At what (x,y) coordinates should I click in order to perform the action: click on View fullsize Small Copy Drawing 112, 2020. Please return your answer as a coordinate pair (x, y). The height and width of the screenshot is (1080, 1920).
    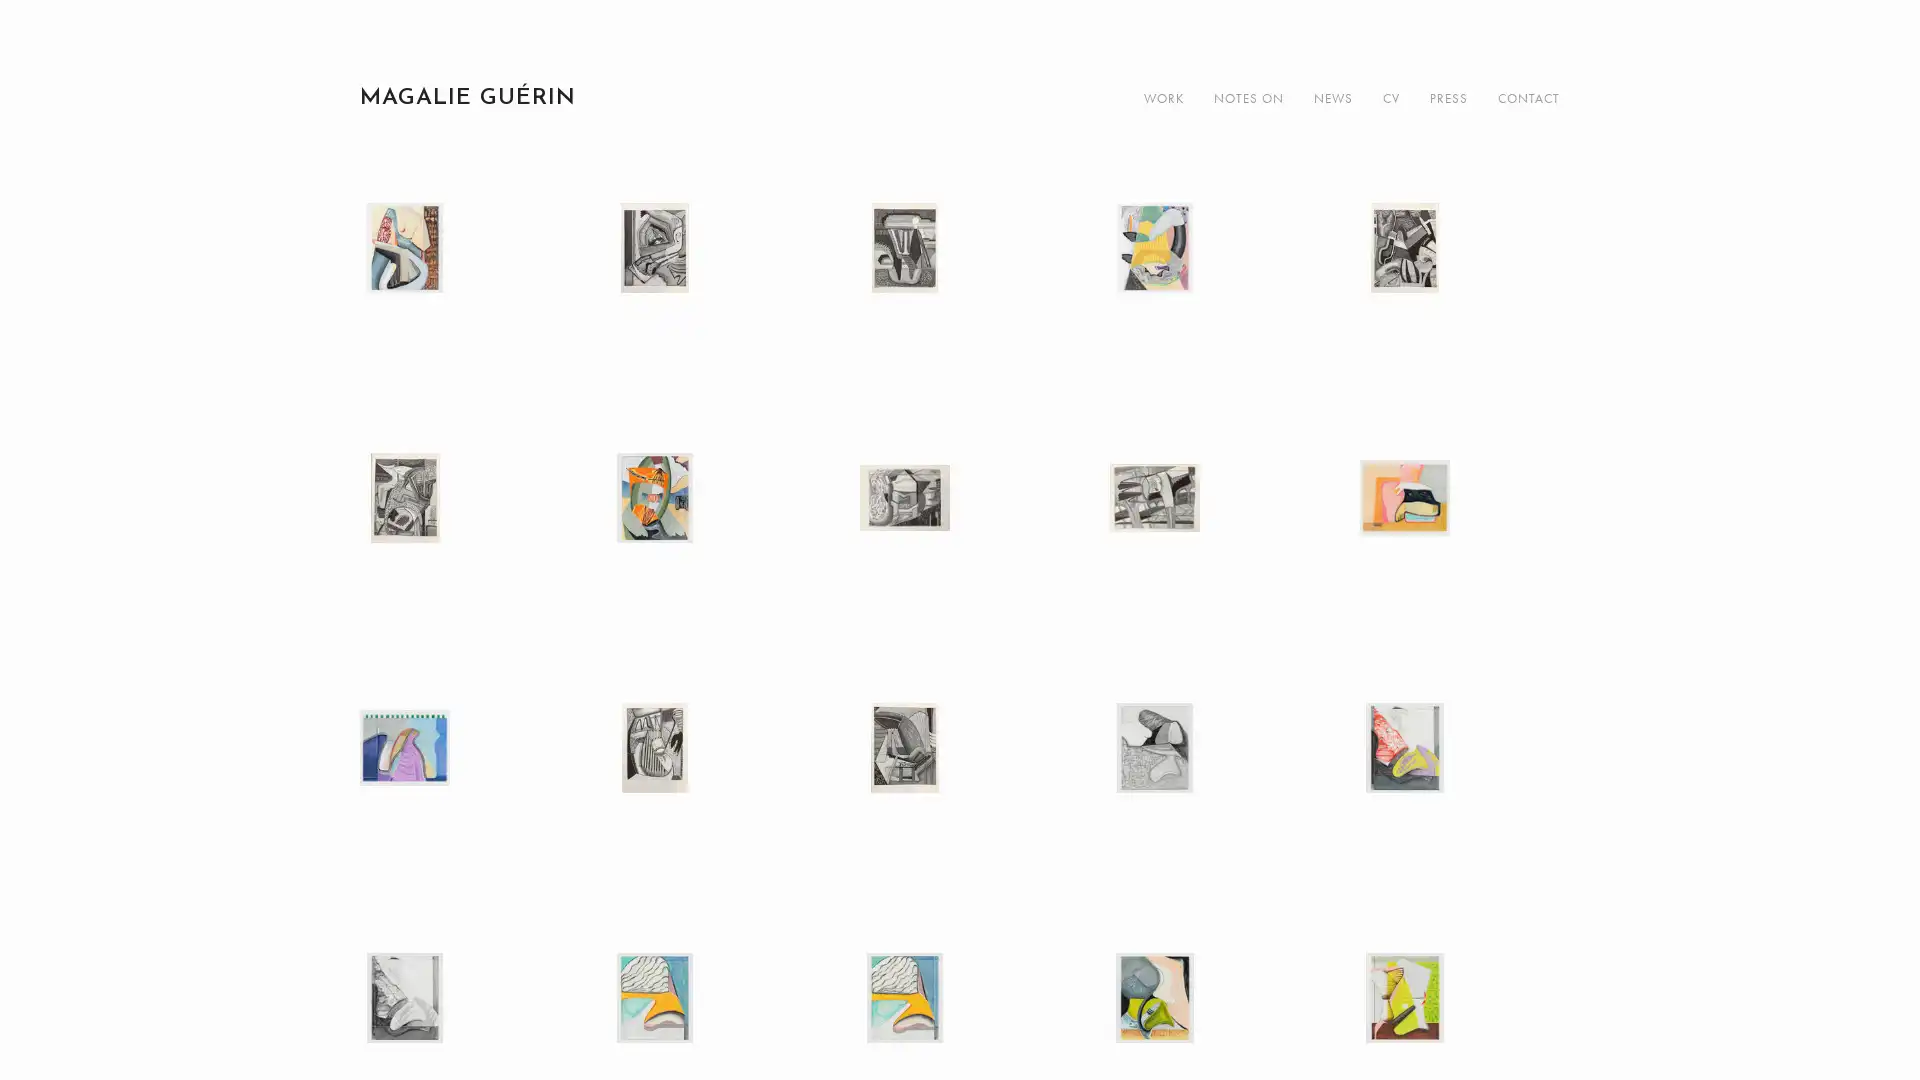
    Looking at the image, I should click on (960, 303).